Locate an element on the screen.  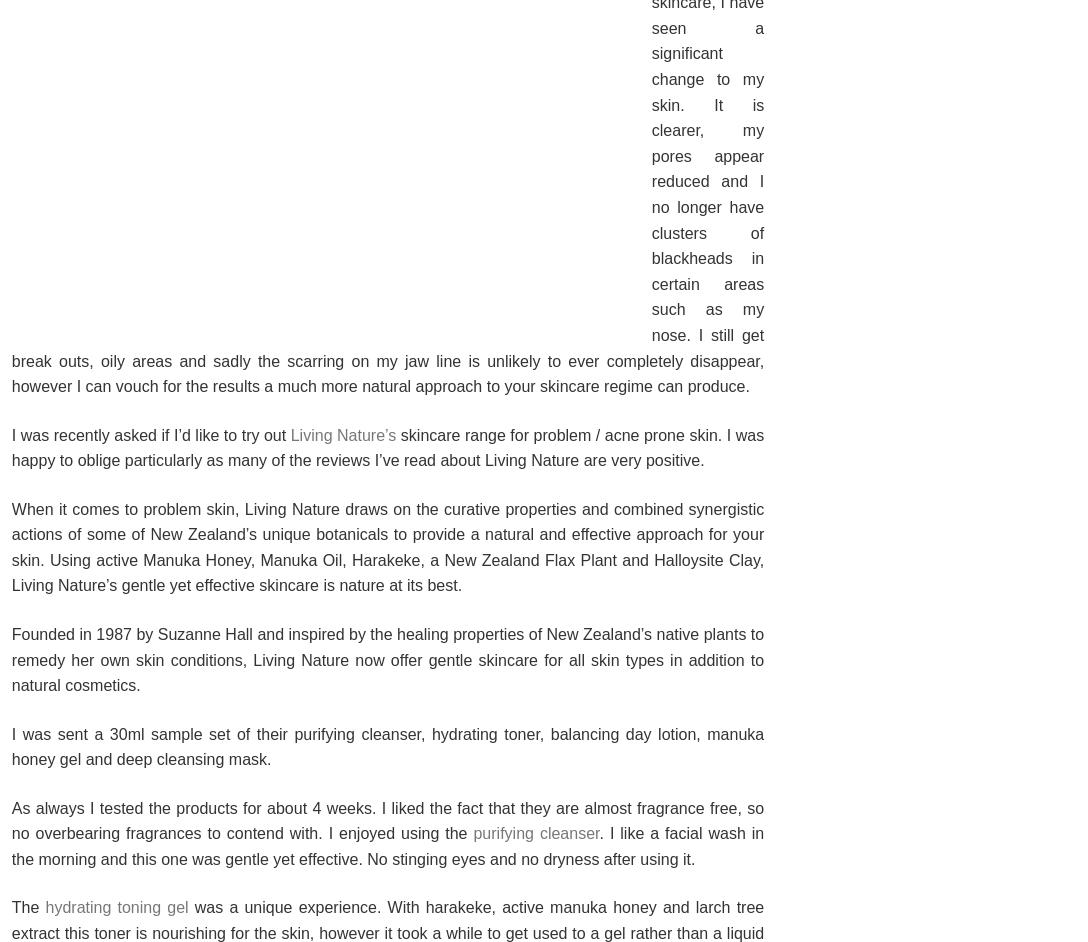
'I
was sent a 30ml sample set of their purifying cleanser, hydrating toner,
balancing day lotion, manuka honey gel and deep cleansing mask.' is located at coordinates (387, 745).